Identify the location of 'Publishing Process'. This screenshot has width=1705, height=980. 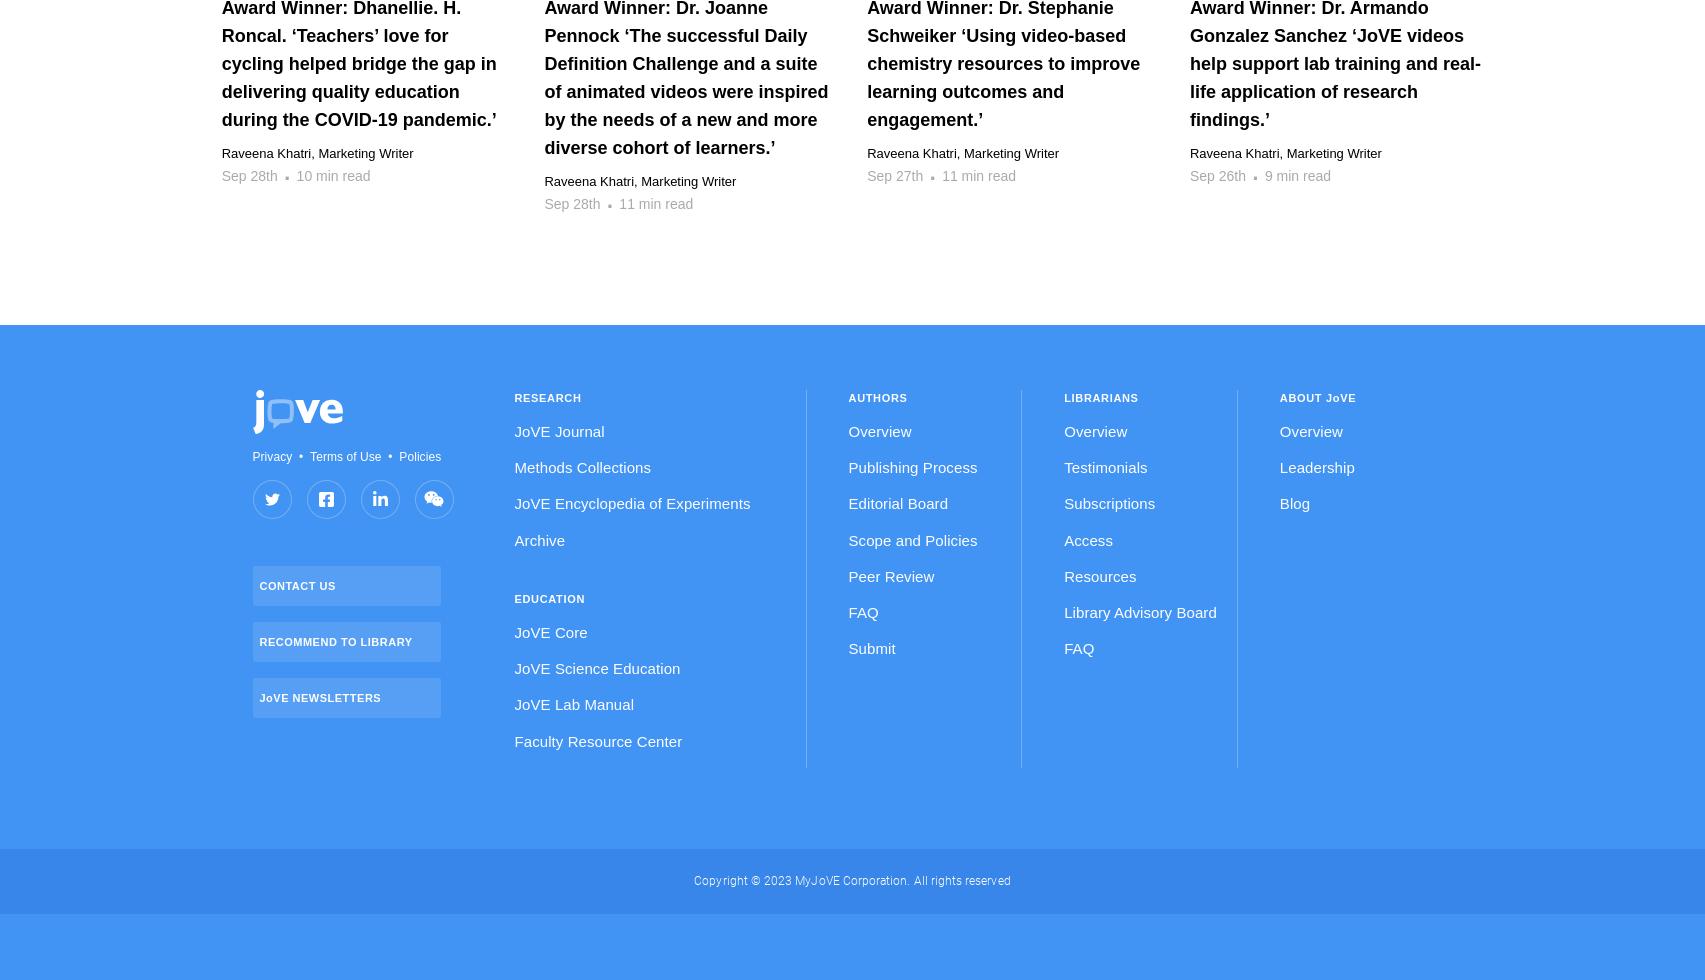
(911, 467).